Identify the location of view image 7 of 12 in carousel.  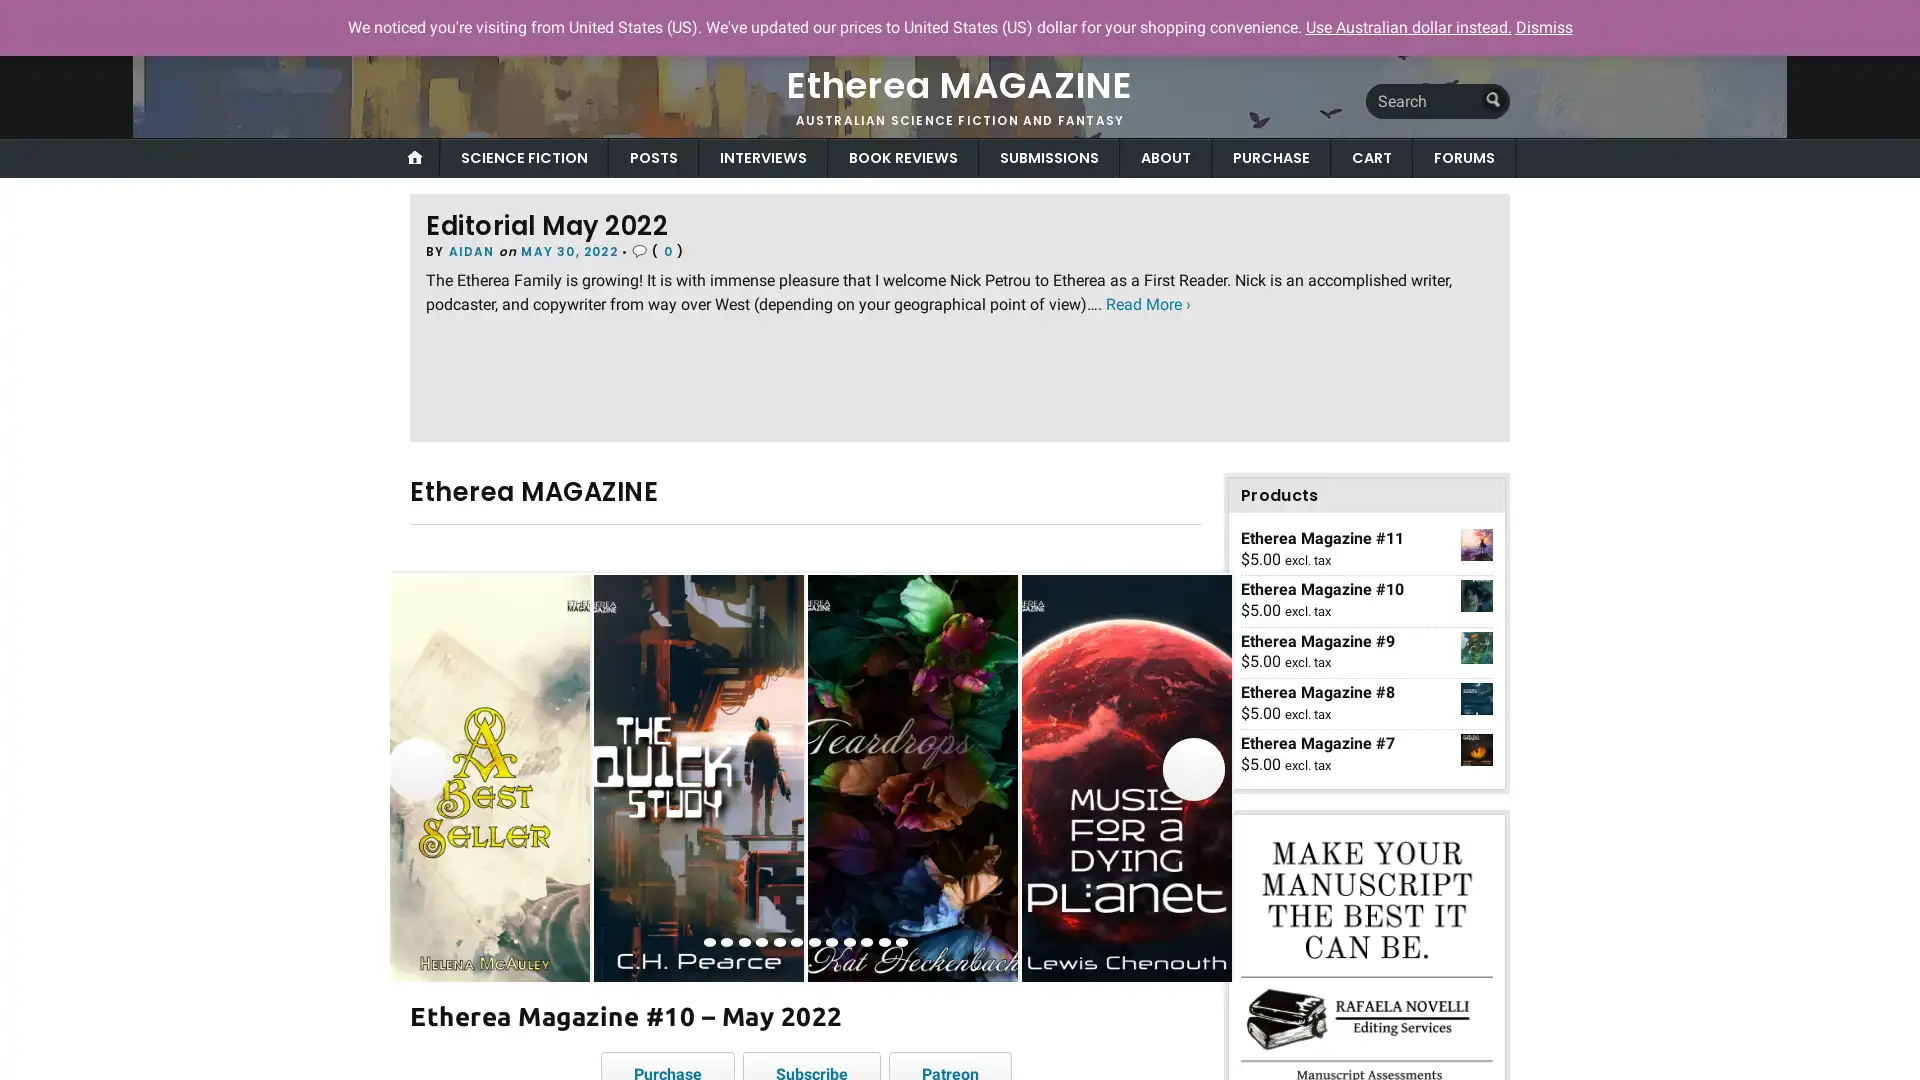
(814, 941).